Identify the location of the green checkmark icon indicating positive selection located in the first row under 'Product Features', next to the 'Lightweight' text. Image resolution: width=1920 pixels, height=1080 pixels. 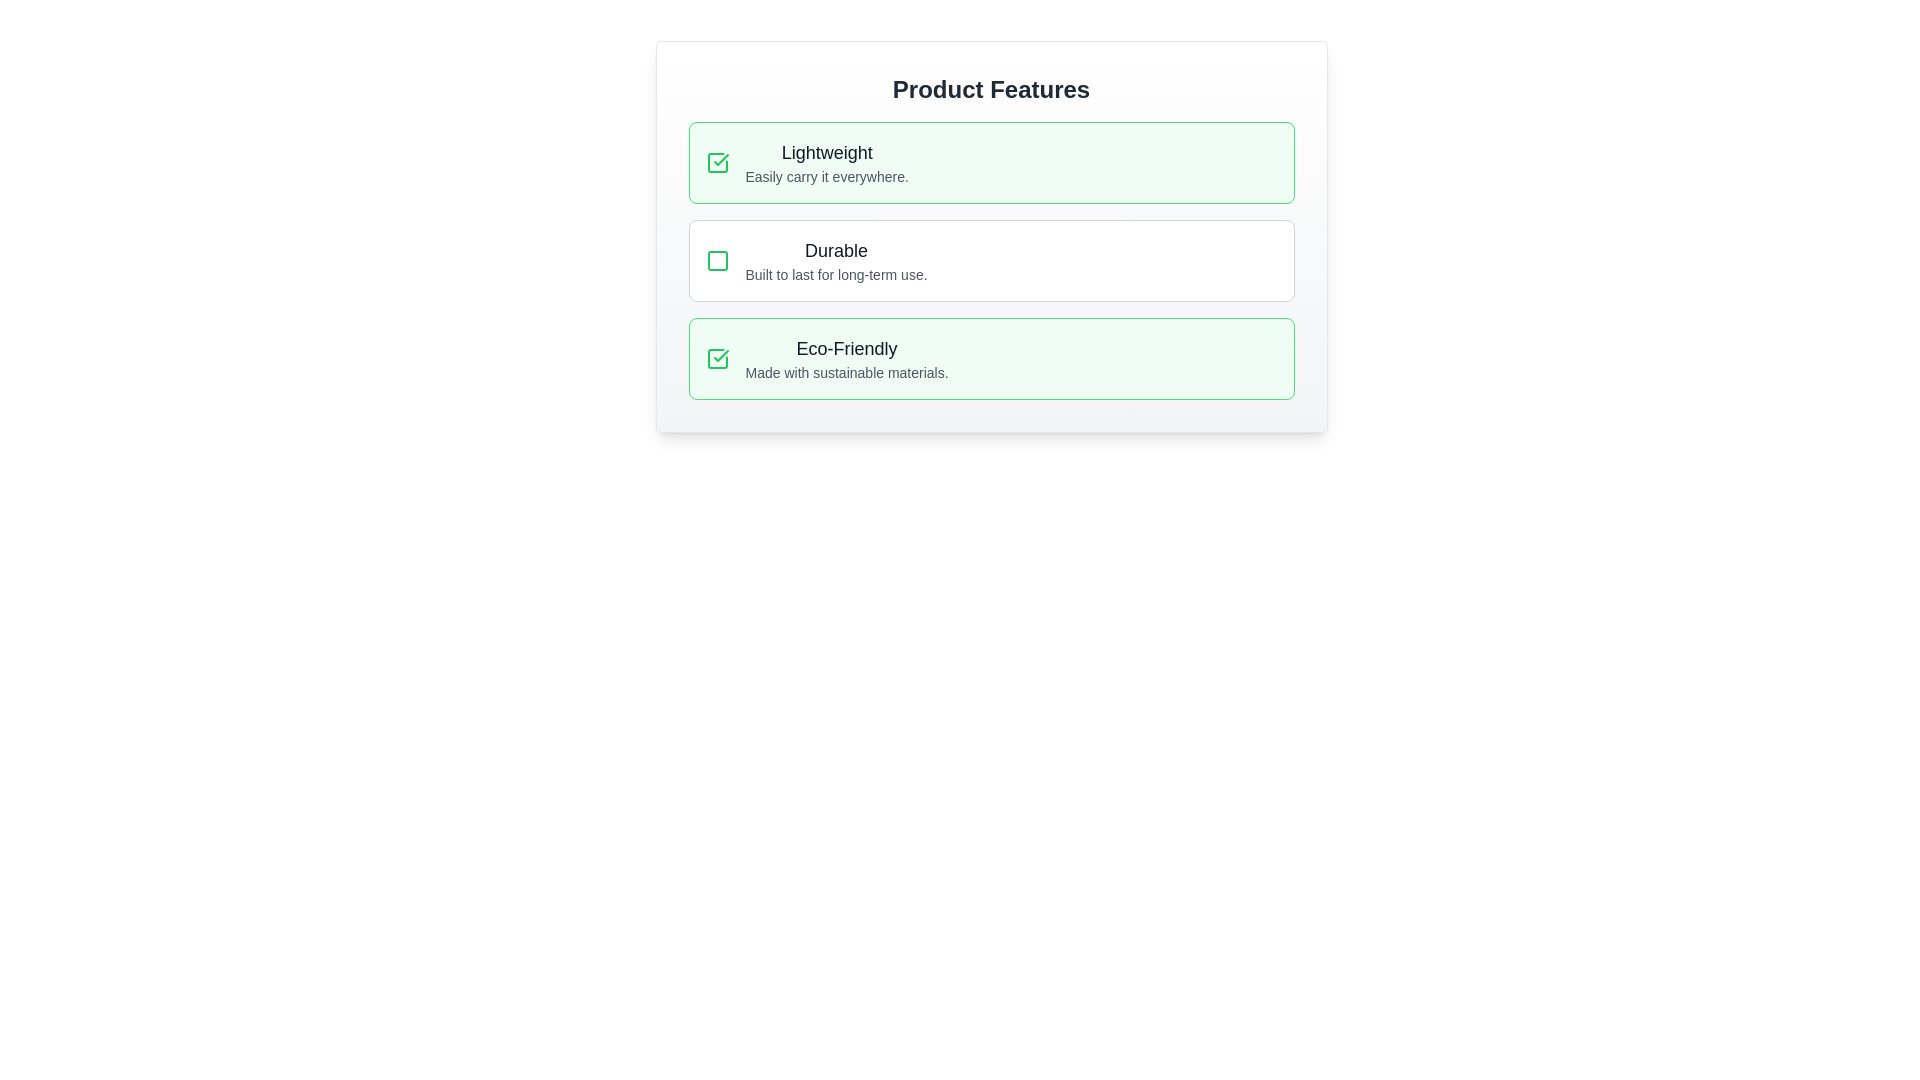
(720, 354).